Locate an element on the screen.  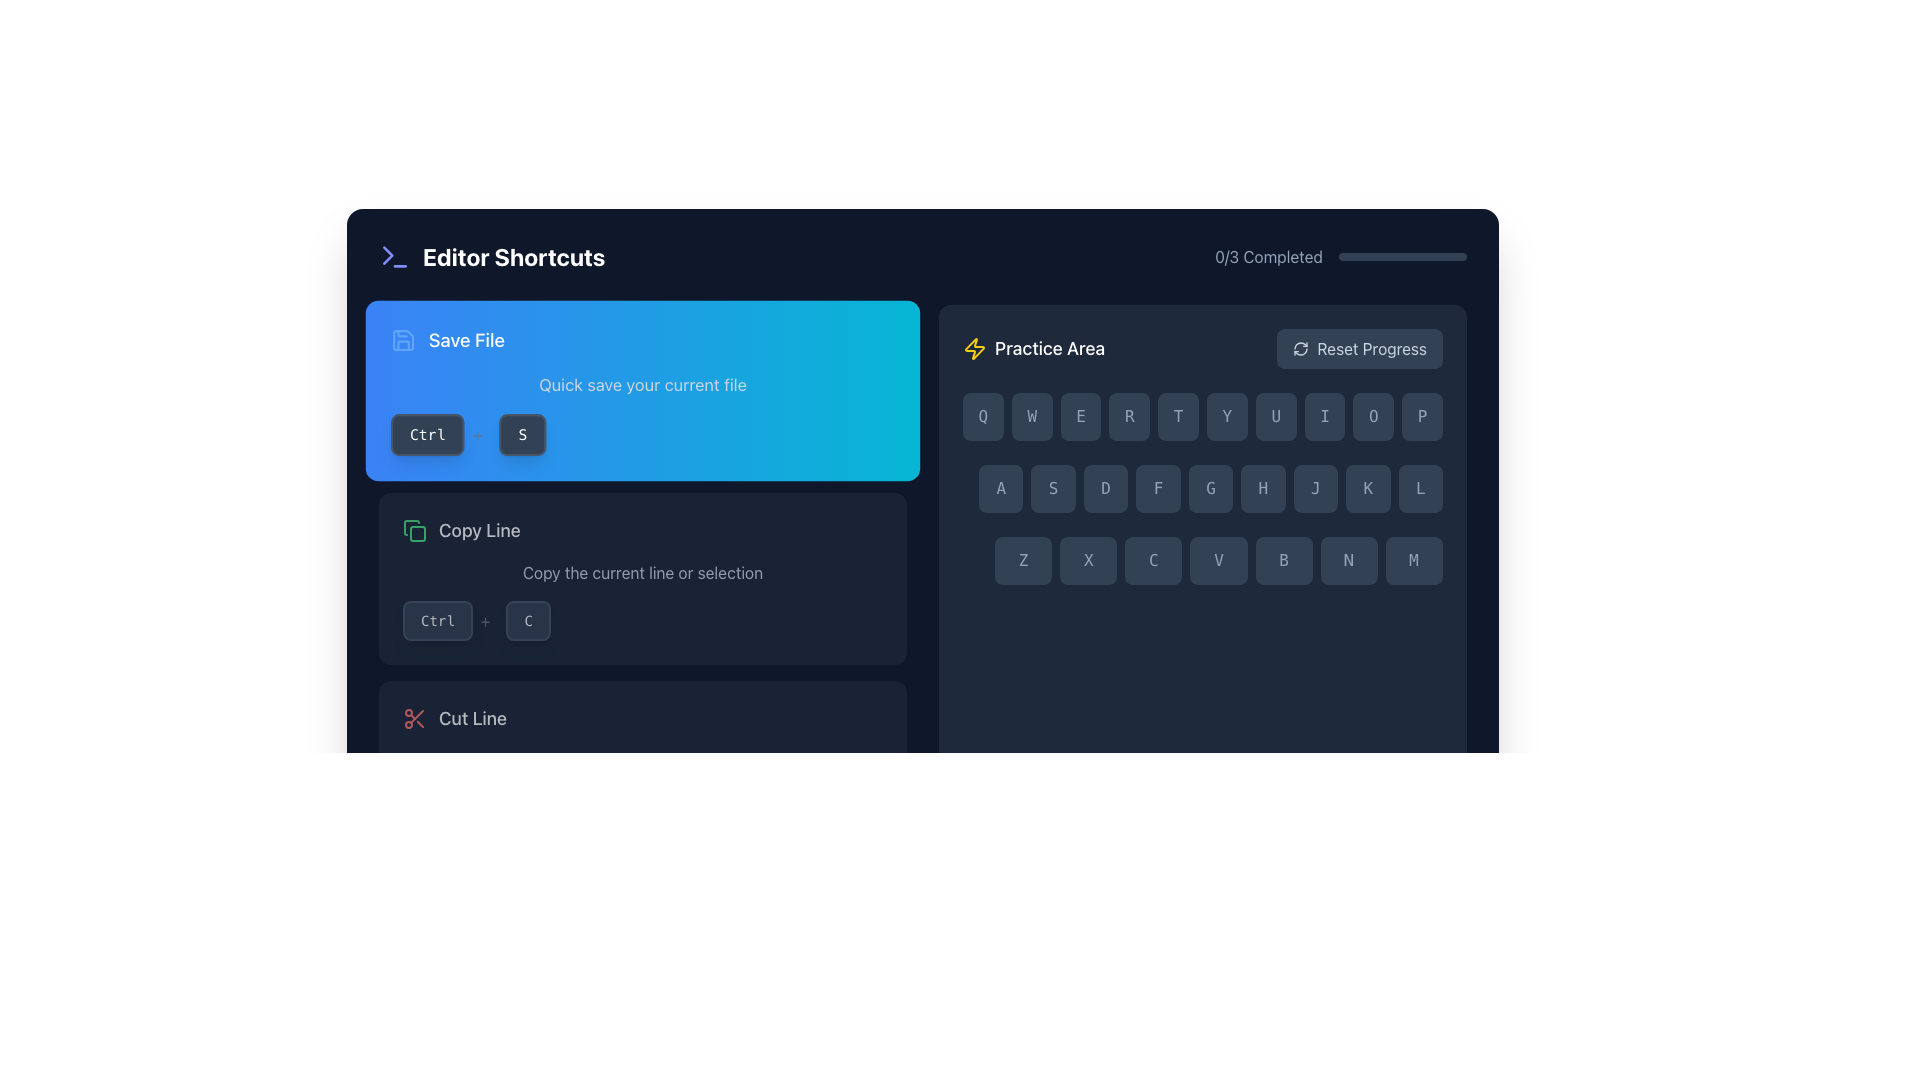
the square button with rounded corners labeled 'Z' in the 'Practice Area' section is located at coordinates (1023, 560).